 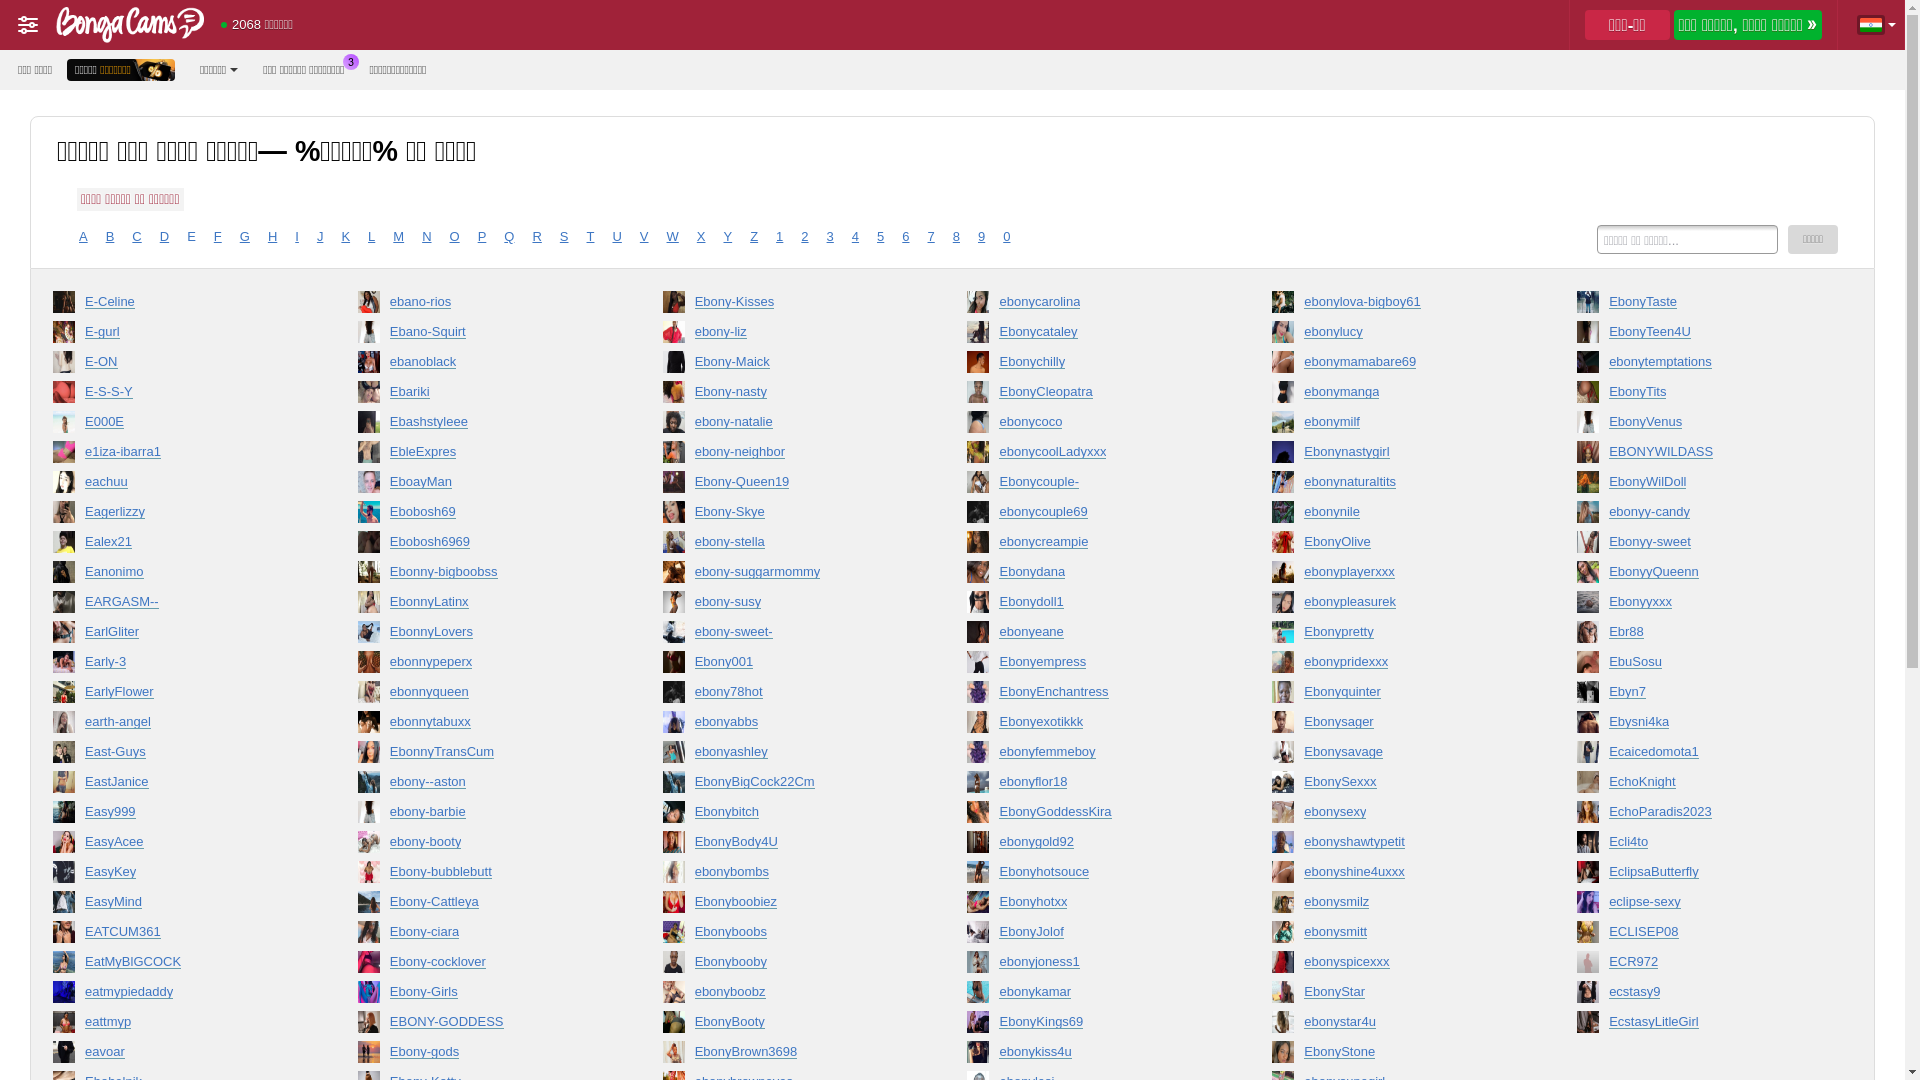 What do you see at coordinates (481, 305) in the screenshot?
I see `'ebano-rios'` at bounding box center [481, 305].